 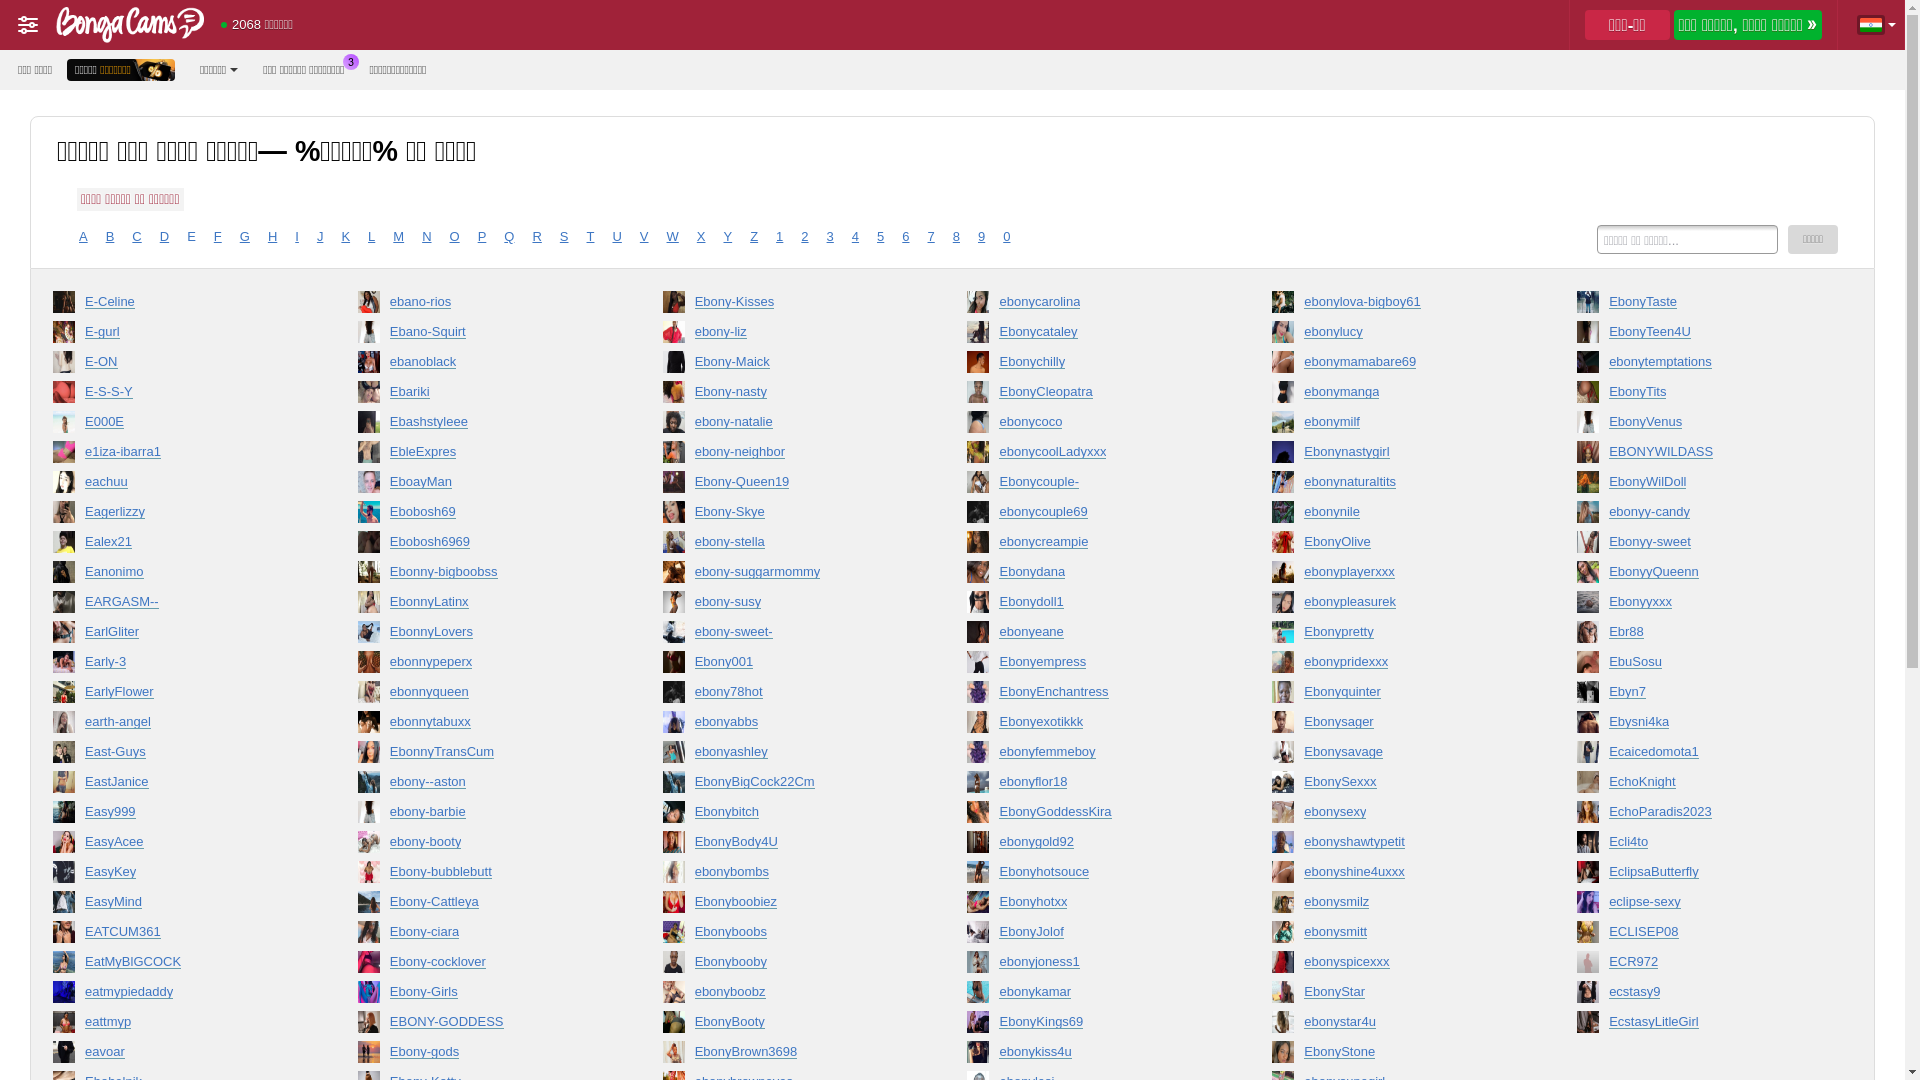 What do you see at coordinates (481, 305) in the screenshot?
I see `'ebano-rios'` at bounding box center [481, 305].